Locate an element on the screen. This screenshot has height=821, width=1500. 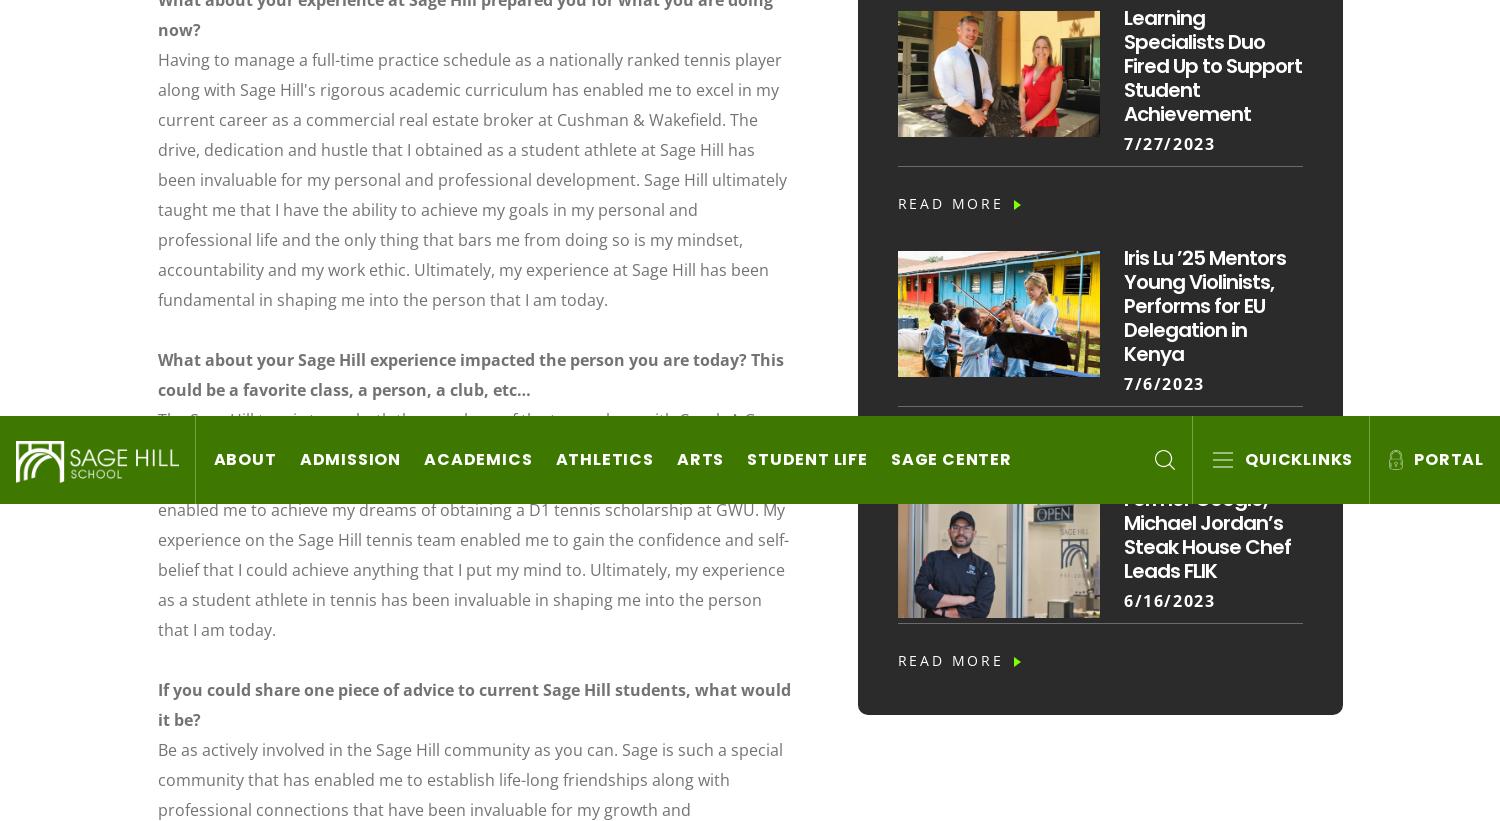
'20402 Newport Coast Drive, Newport Coast, CA 92657' is located at coordinates (357, 171).